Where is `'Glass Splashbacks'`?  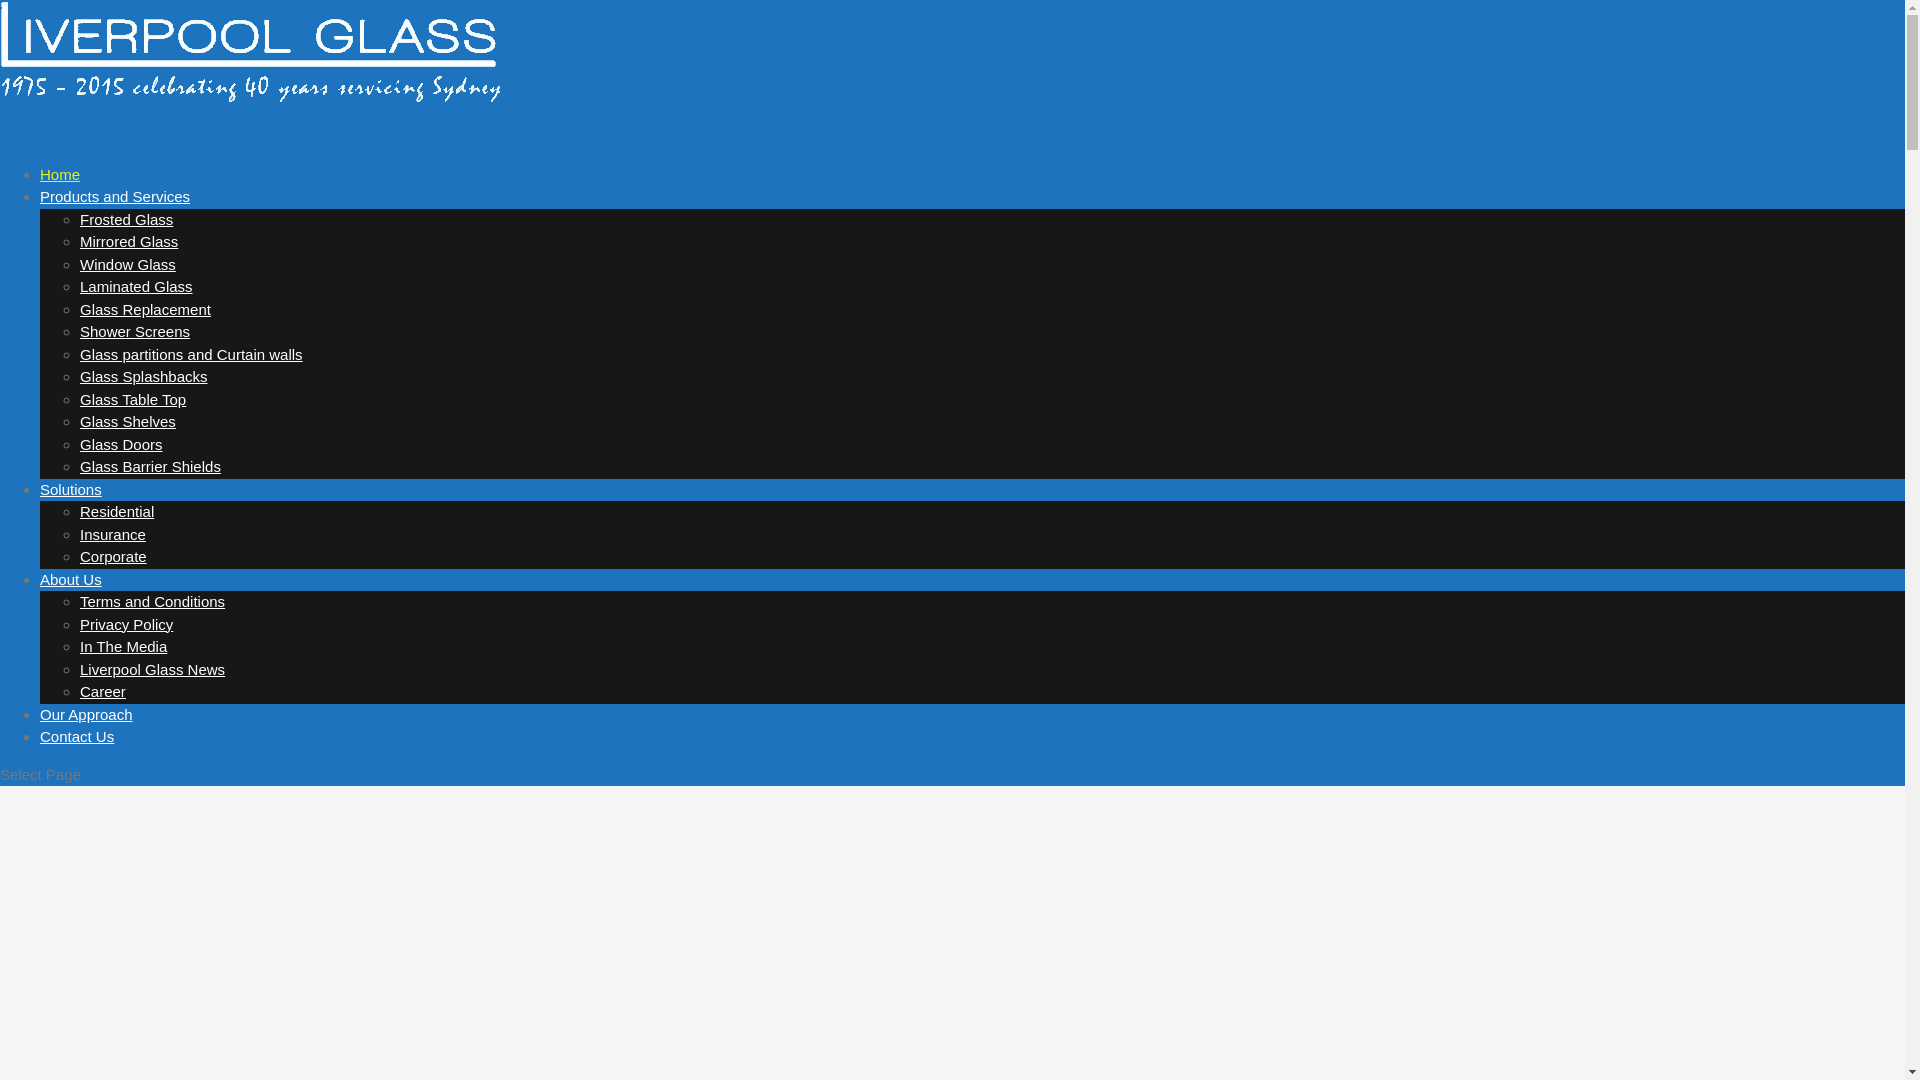 'Glass Splashbacks' is located at coordinates (80, 376).